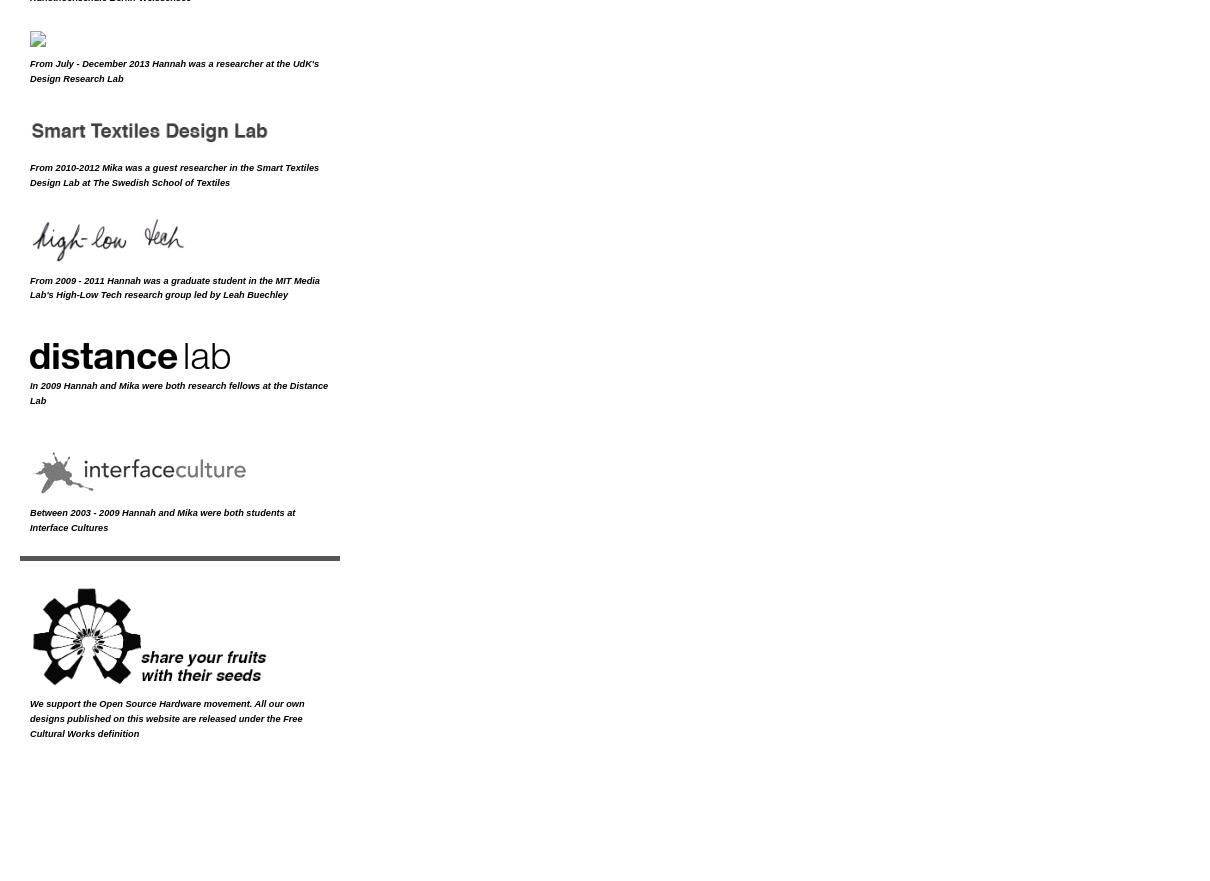 This screenshot has height=881, width=1210. What do you see at coordinates (174, 286) in the screenshot?
I see `'MIT Media Lab'` at bounding box center [174, 286].